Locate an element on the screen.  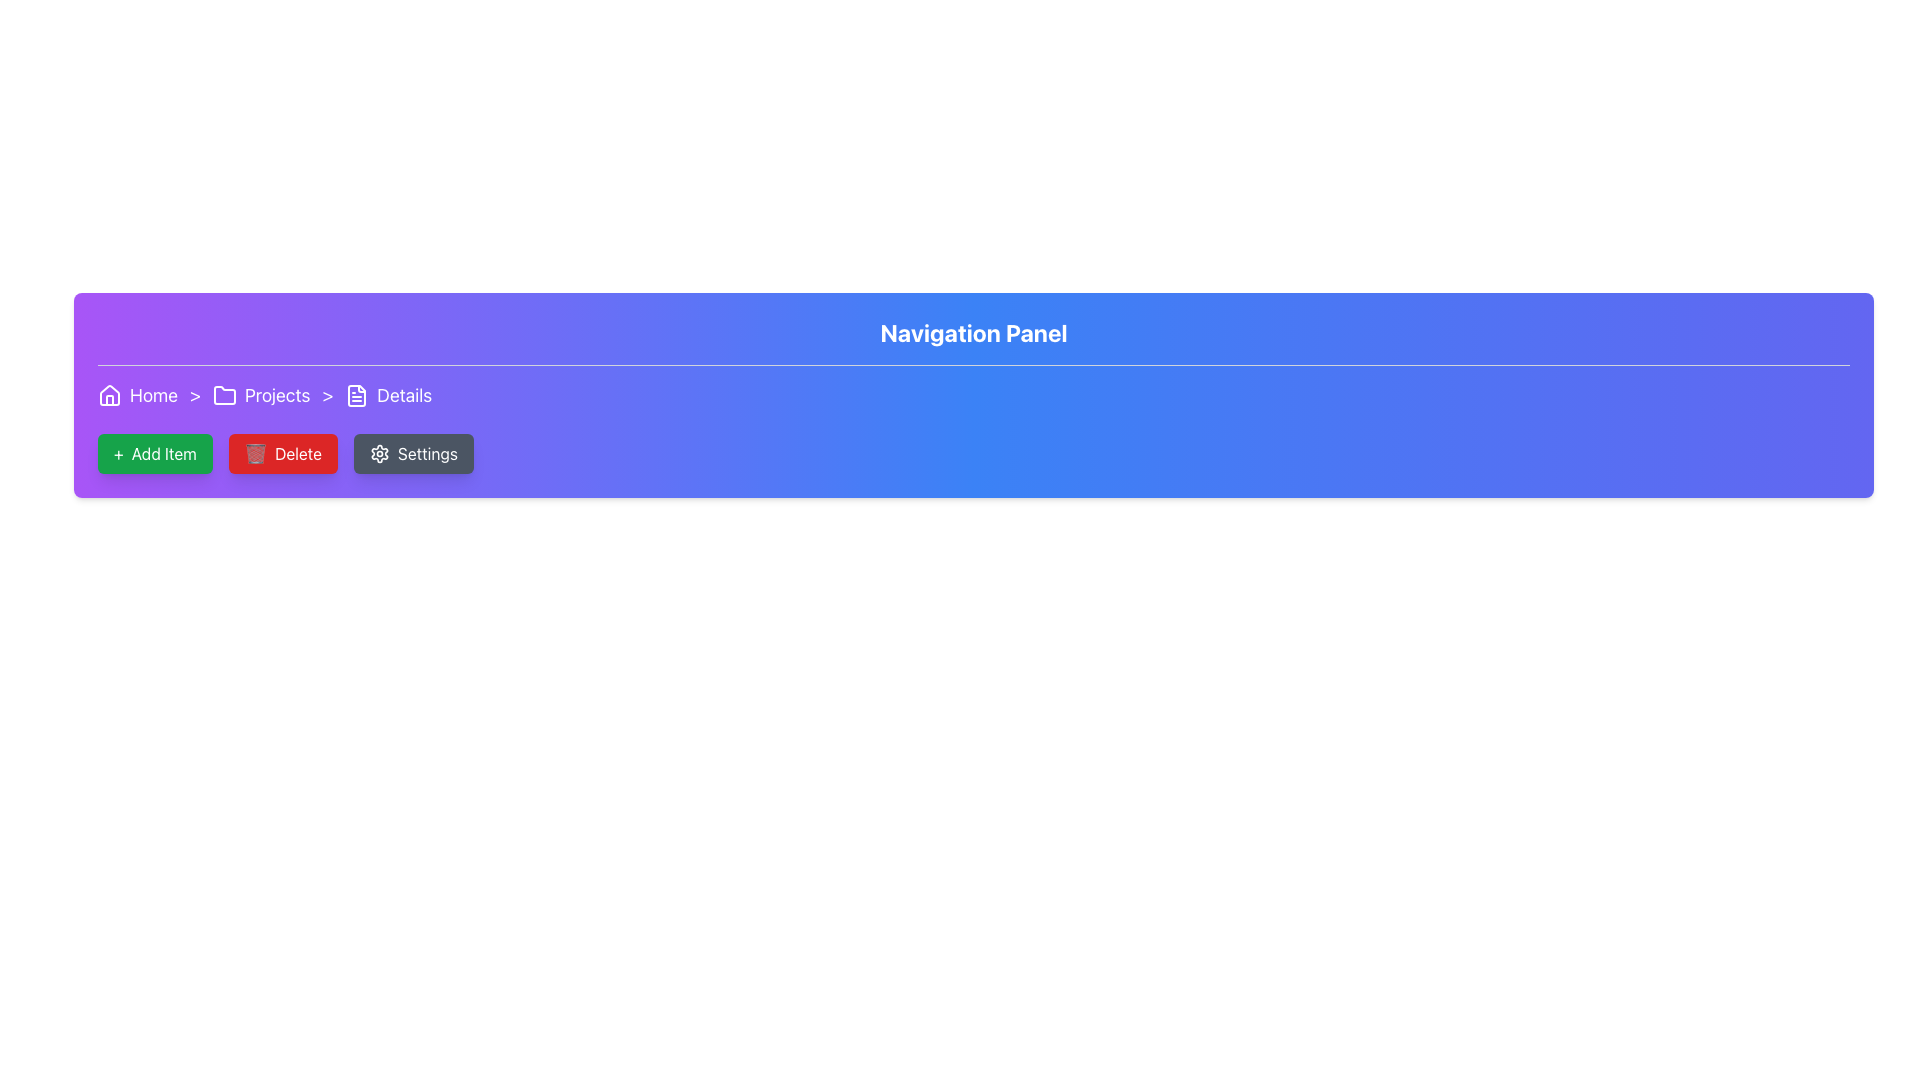
label 'Details' from the breadcrumb navigation bar, which is styled in white and accompanied by a document icon, located beneath the main header is located at coordinates (388, 396).